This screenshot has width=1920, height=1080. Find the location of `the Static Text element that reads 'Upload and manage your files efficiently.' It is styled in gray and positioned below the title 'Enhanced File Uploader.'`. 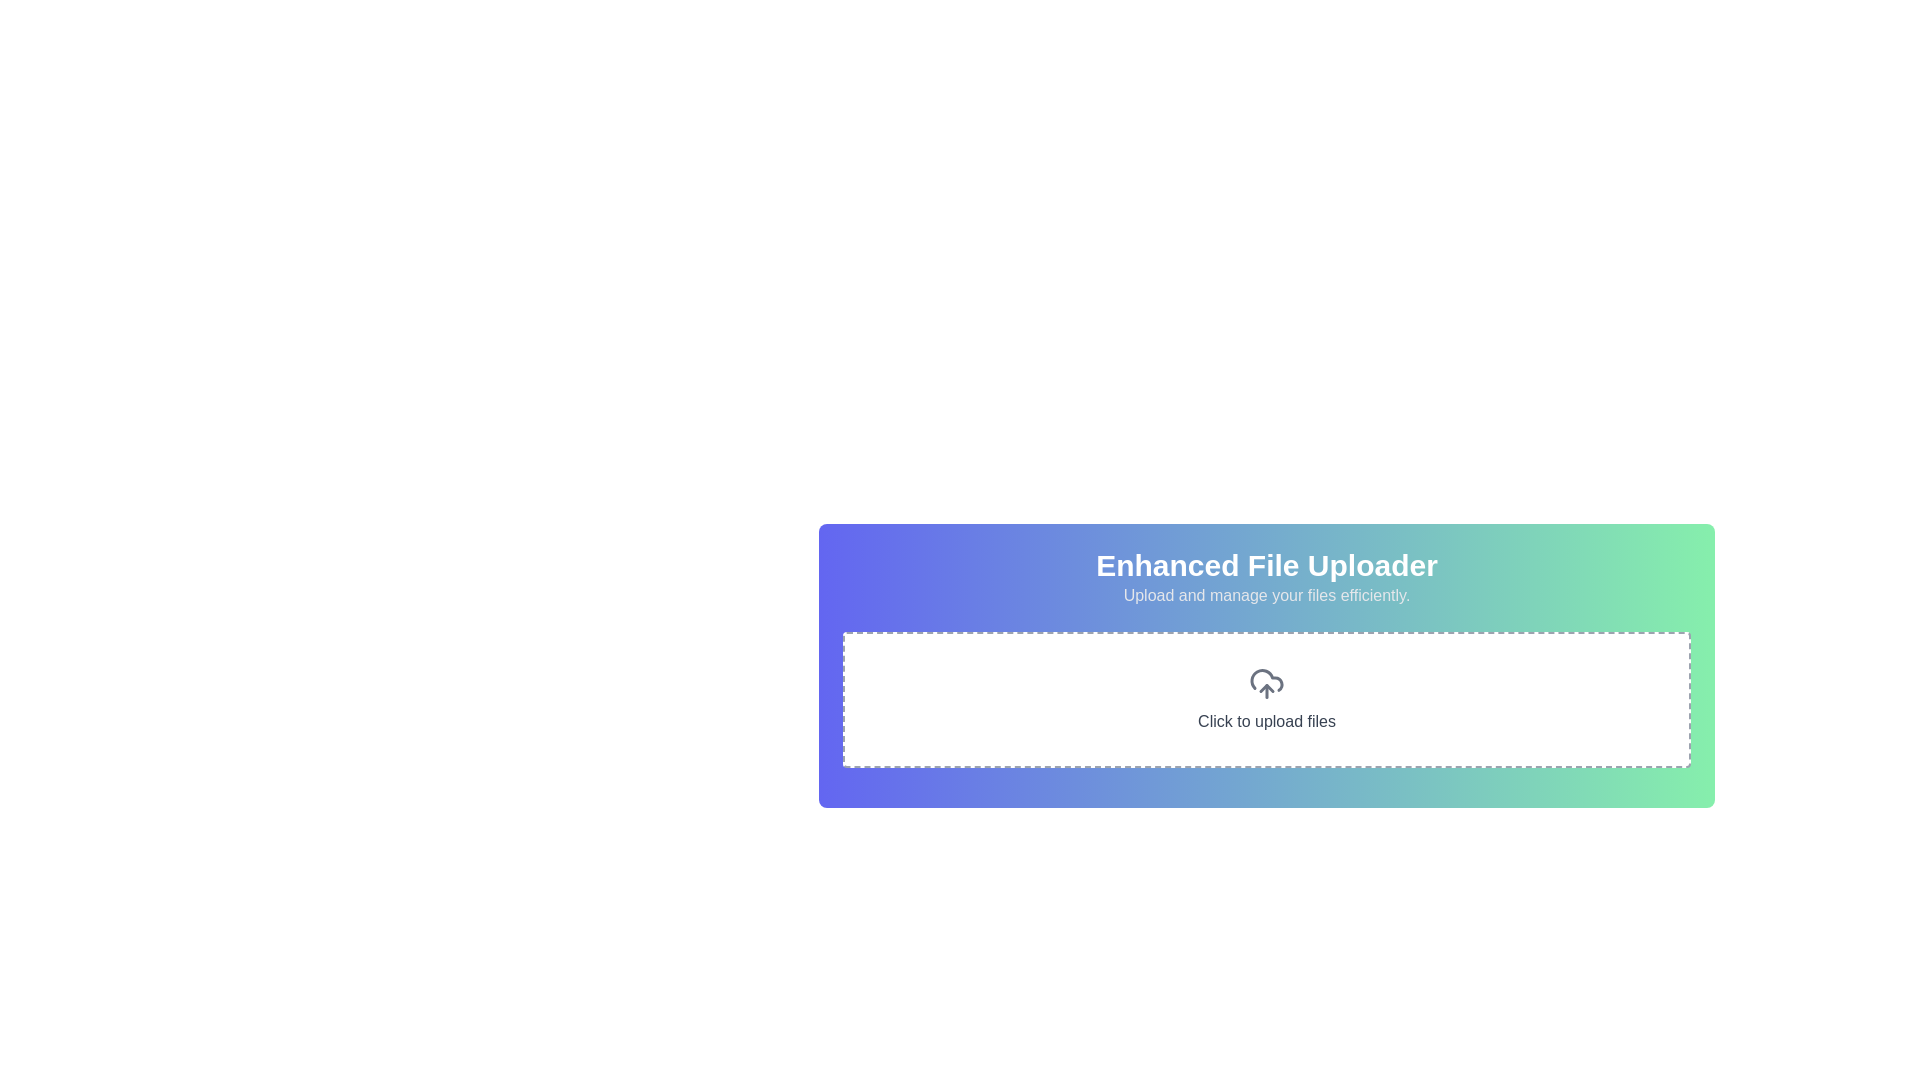

the Static Text element that reads 'Upload and manage your files efficiently.' It is styled in gray and positioned below the title 'Enhanced File Uploader.' is located at coordinates (1266, 595).